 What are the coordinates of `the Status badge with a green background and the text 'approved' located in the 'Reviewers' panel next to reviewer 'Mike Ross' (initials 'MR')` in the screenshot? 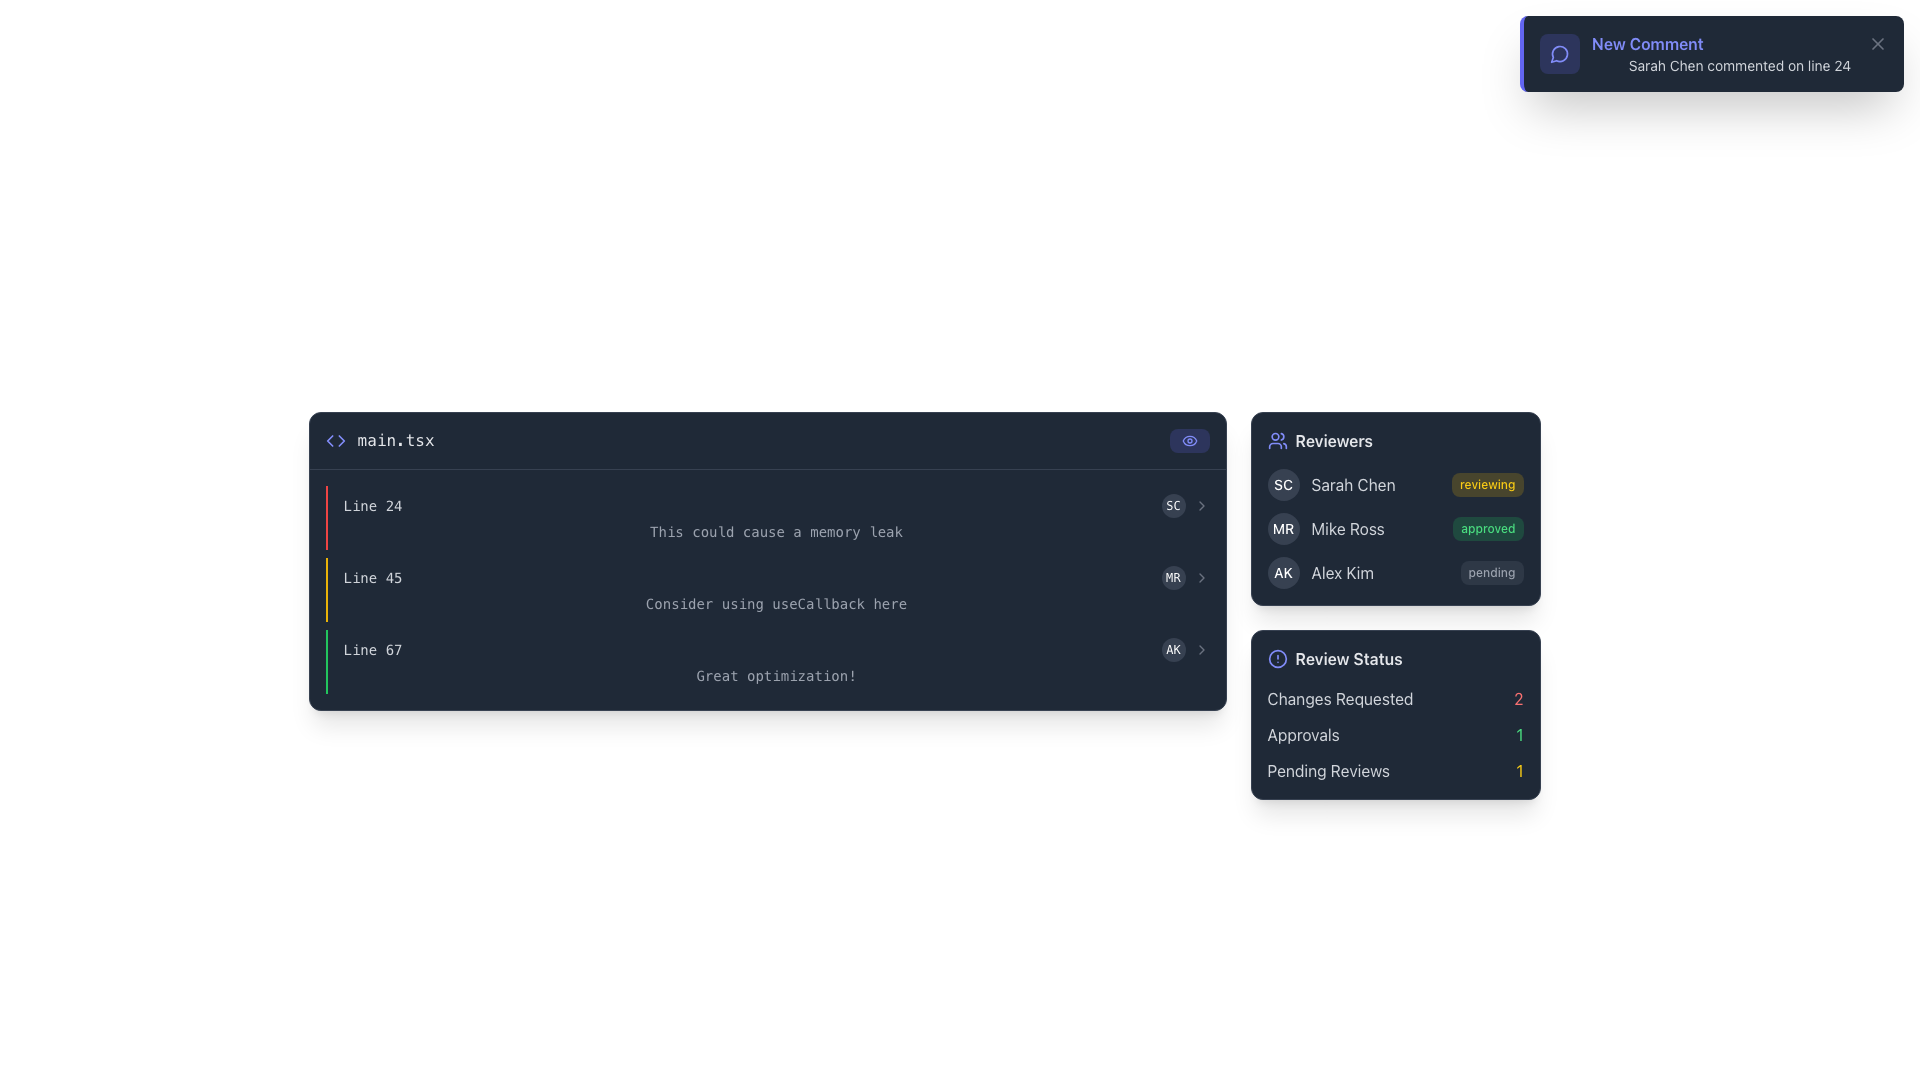 It's located at (1488, 527).